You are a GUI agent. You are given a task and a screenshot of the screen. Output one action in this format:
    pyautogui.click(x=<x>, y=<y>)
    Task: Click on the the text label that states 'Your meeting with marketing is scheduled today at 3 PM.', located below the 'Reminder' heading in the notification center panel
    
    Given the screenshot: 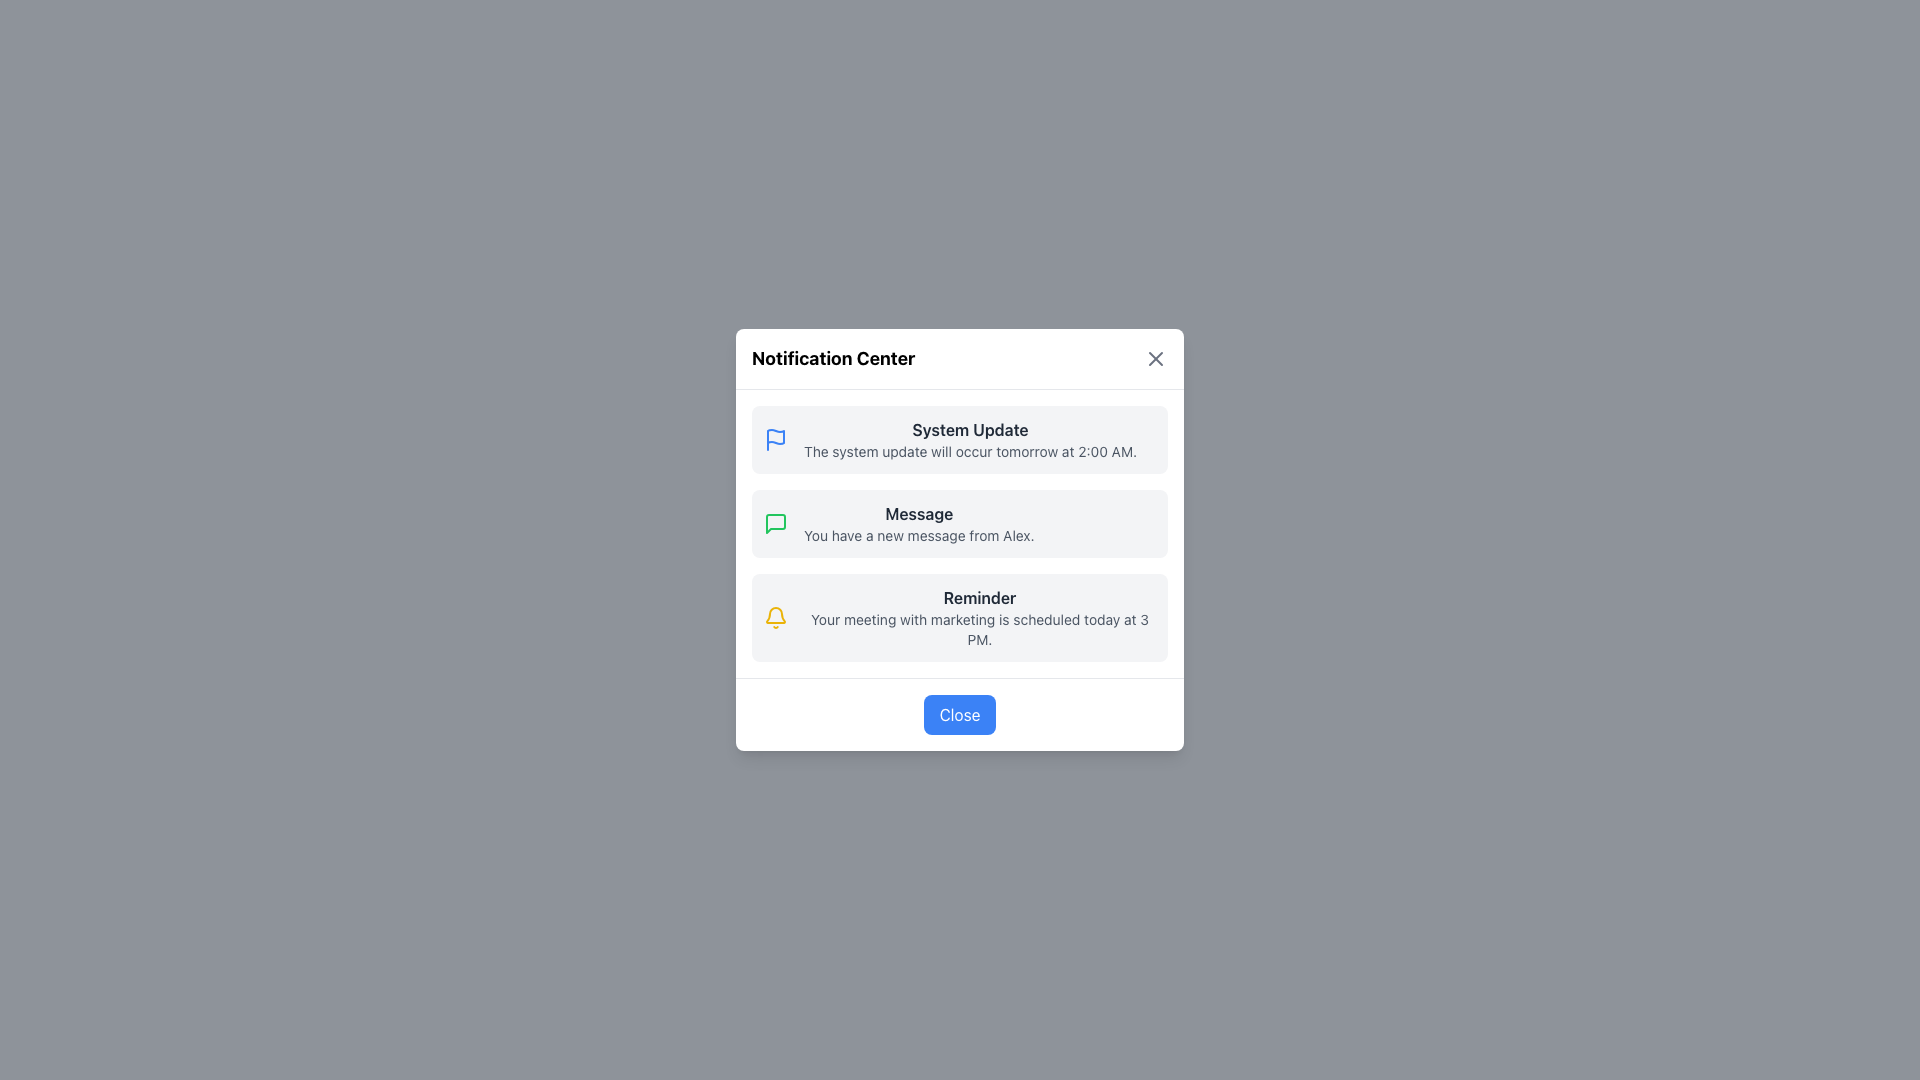 What is the action you would take?
    pyautogui.click(x=979, y=628)
    